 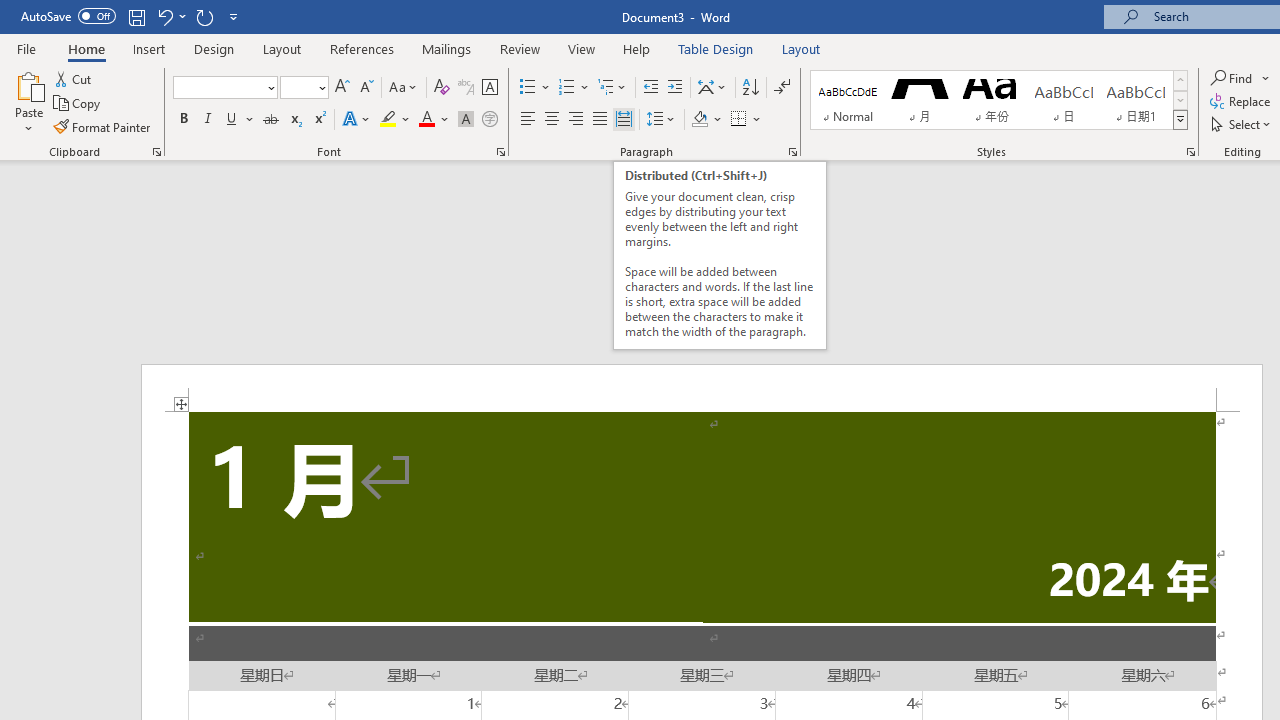 What do you see at coordinates (1241, 101) in the screenshot?
I see `'Replace...'` at bounding box center [1241, 101].